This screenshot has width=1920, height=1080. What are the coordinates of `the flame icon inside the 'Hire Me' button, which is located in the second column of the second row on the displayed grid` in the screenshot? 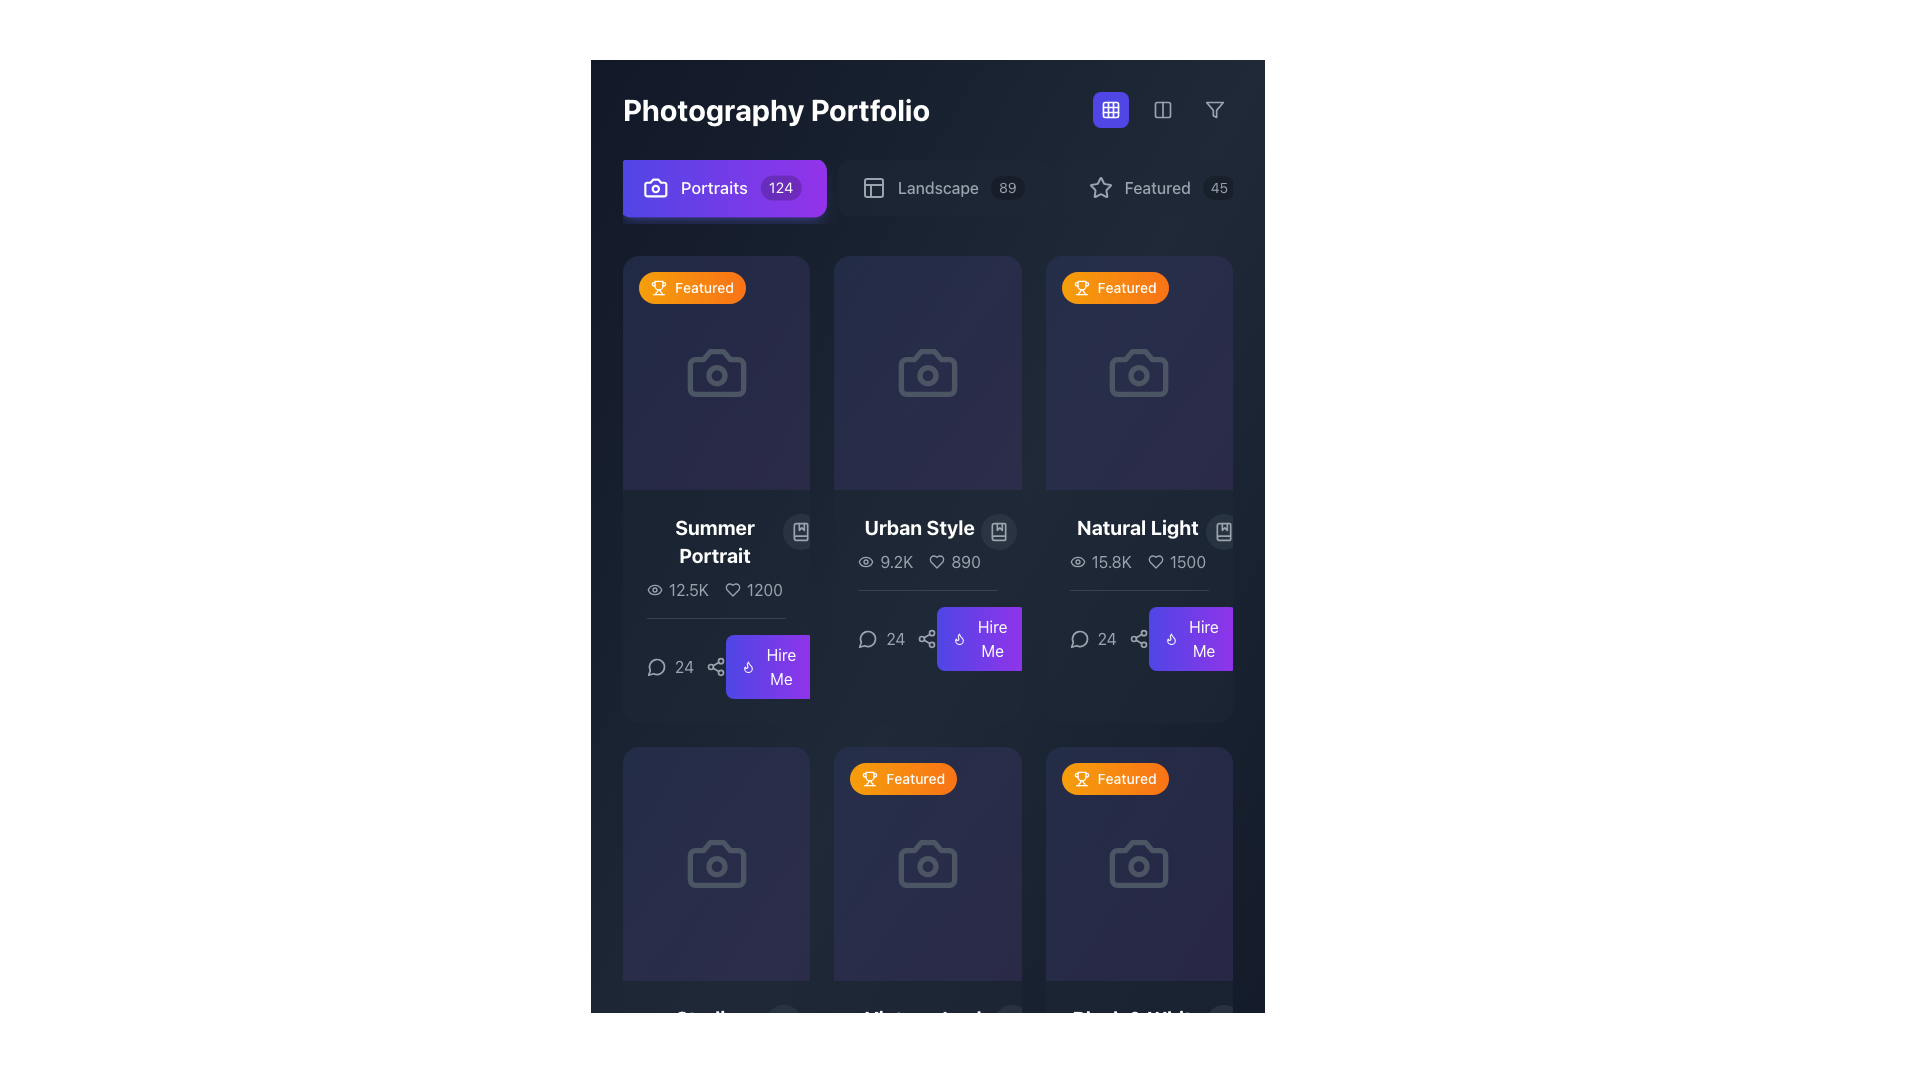 It's located at (960, 639).